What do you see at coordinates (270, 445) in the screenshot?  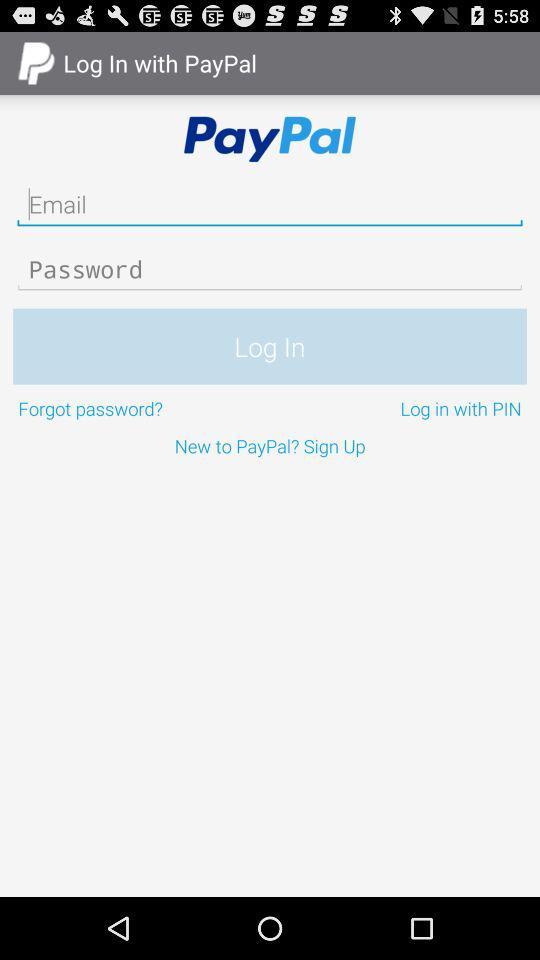 I see `app below forgot password? item` at bounding box center [270, 445].